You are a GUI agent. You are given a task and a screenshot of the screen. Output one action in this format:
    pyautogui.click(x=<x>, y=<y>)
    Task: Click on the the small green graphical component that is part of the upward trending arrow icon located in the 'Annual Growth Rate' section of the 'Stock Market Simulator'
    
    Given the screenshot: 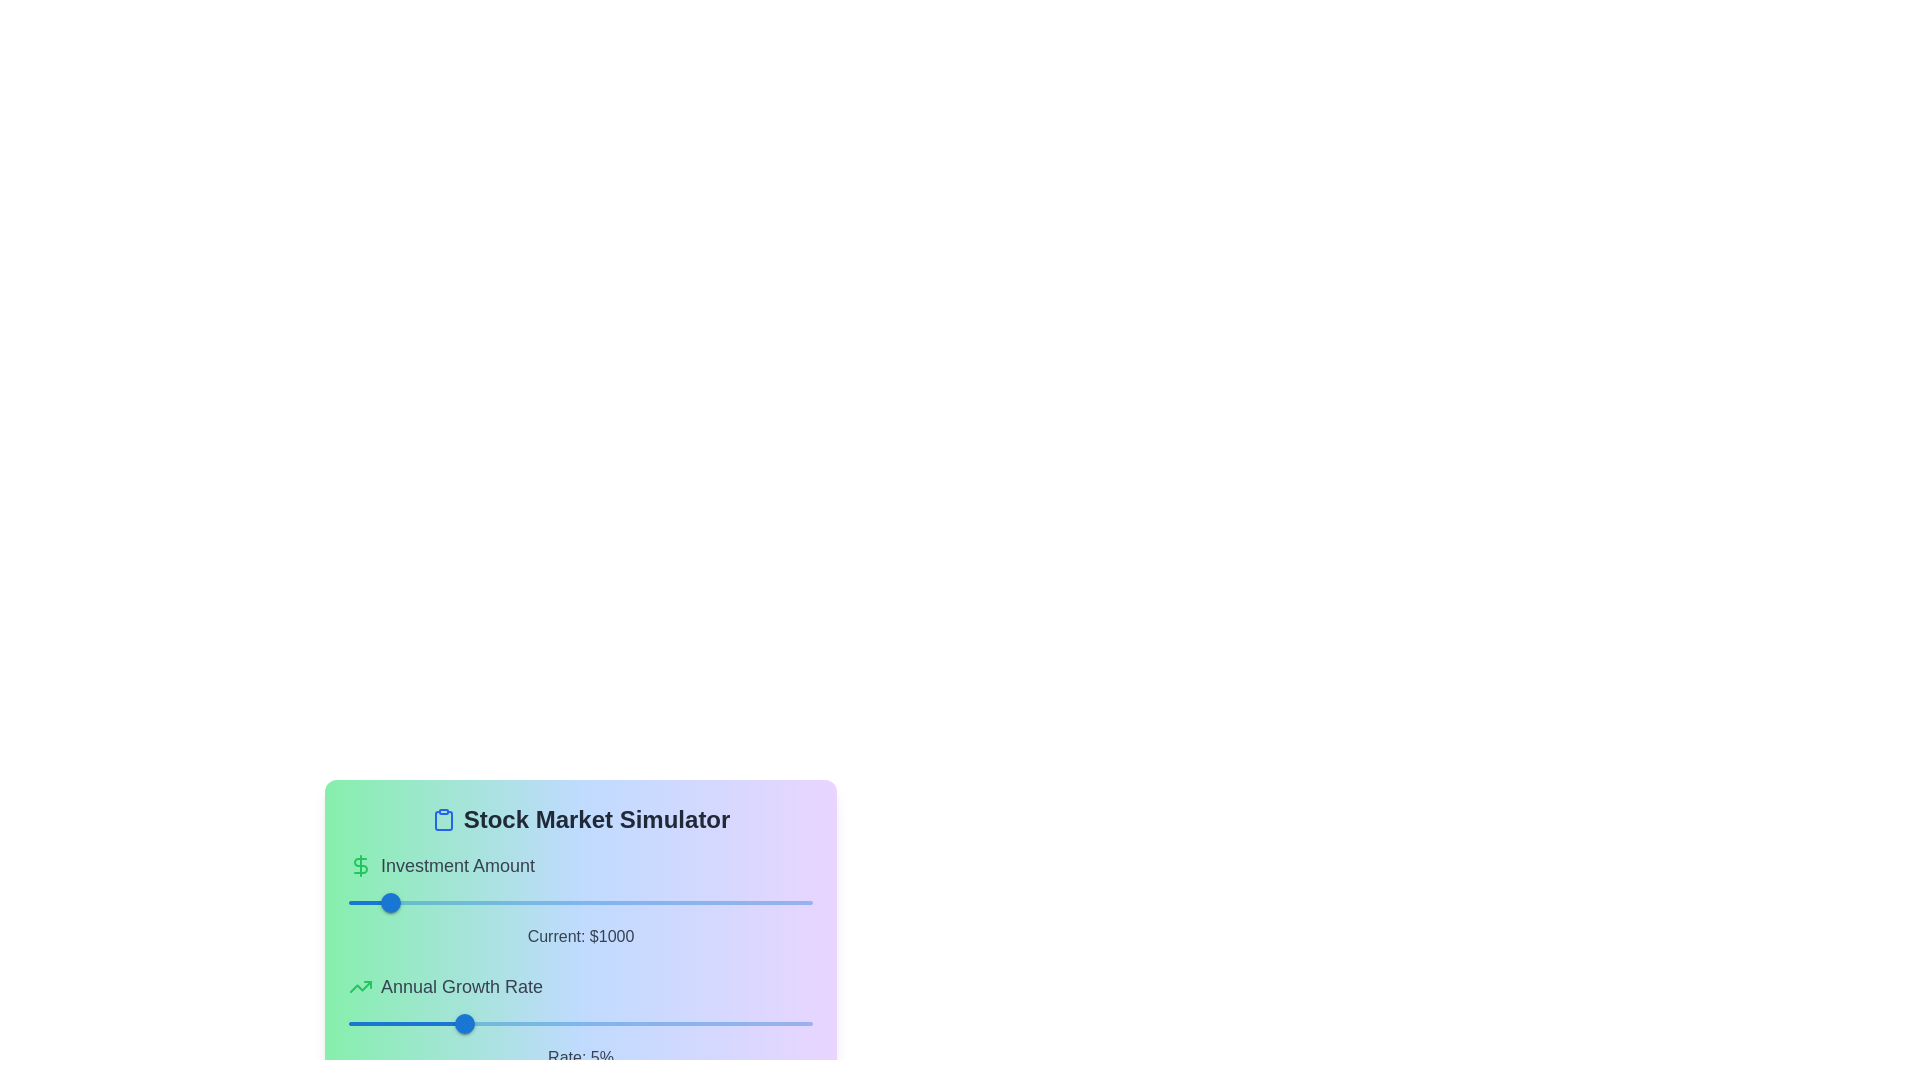 What is the action you would take?
    pyautogui.click(x=360, y=986)
    